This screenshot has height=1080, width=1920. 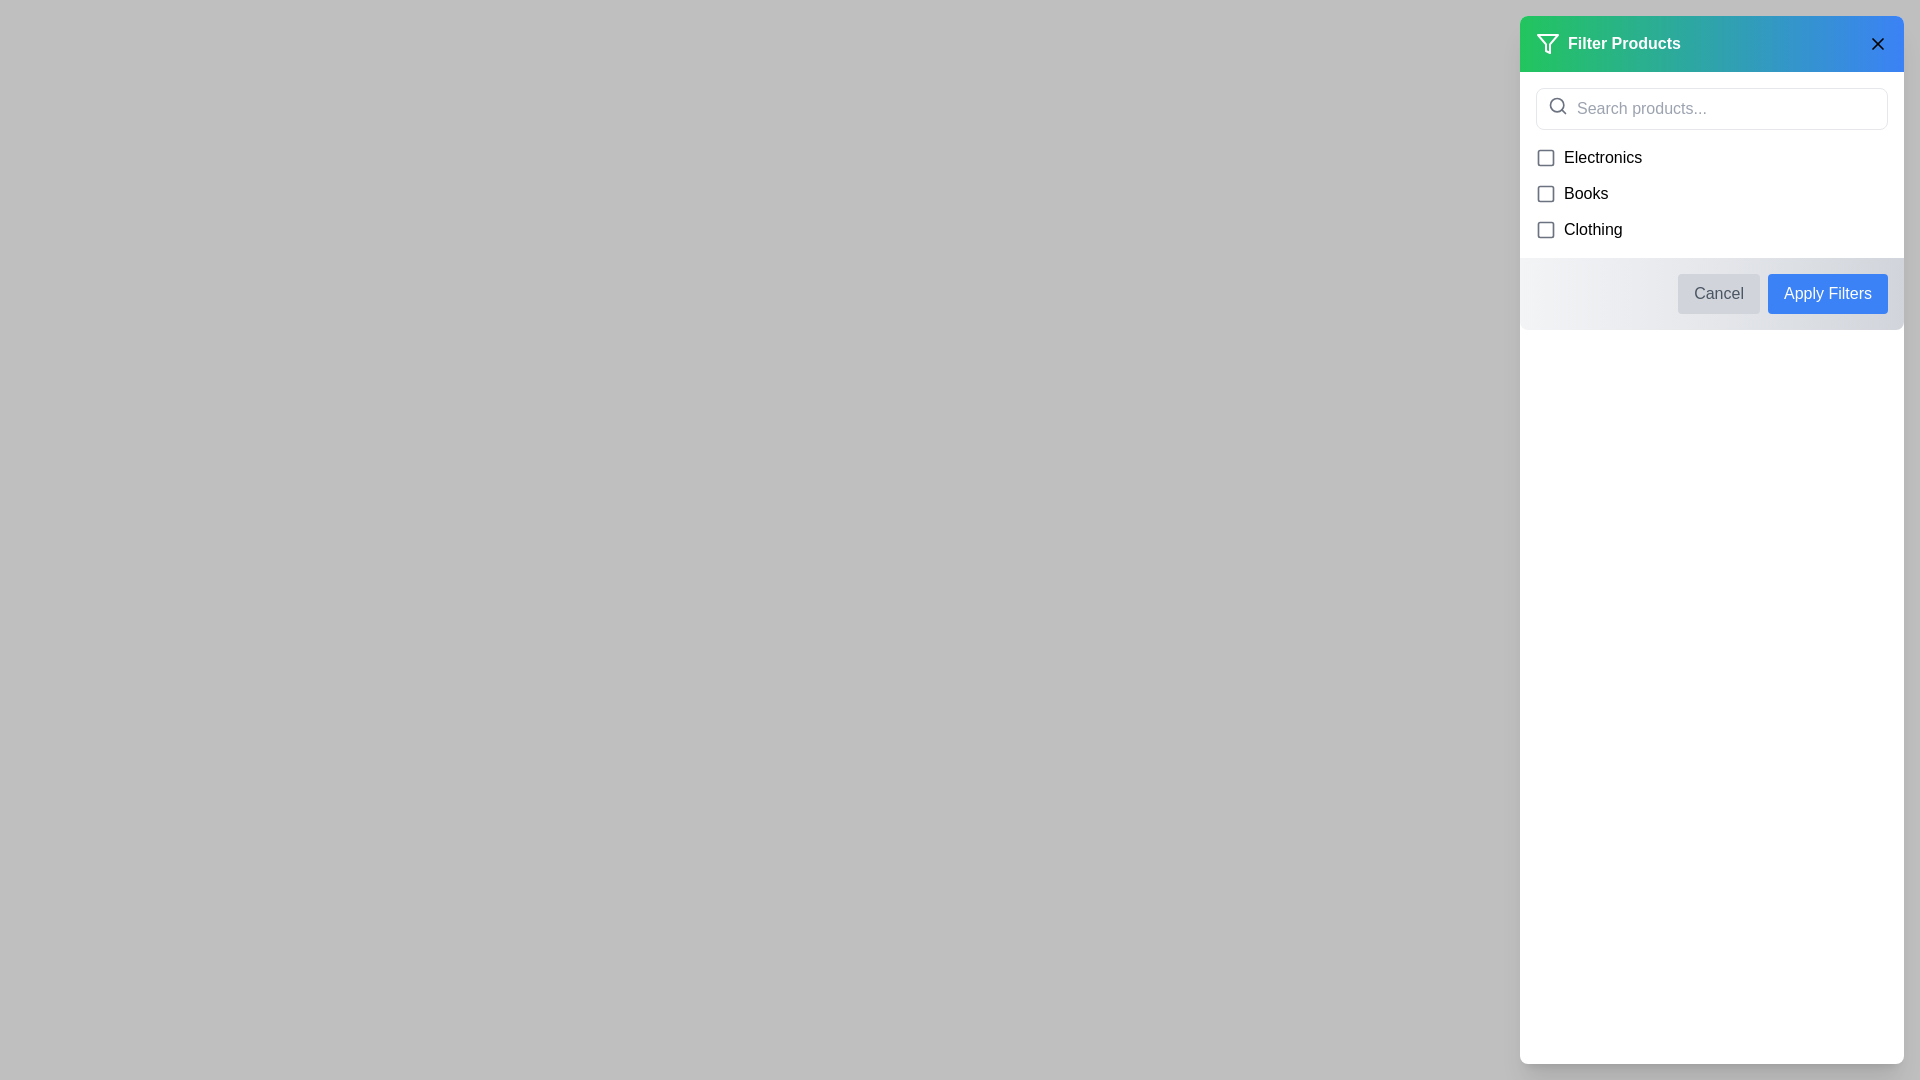 What do you see at coordinates (1711, 108) in the screenshot?
I see `the search input field located at the top of the side panel to trigger any potential UI feedback` at bounding box center [1711, 108].